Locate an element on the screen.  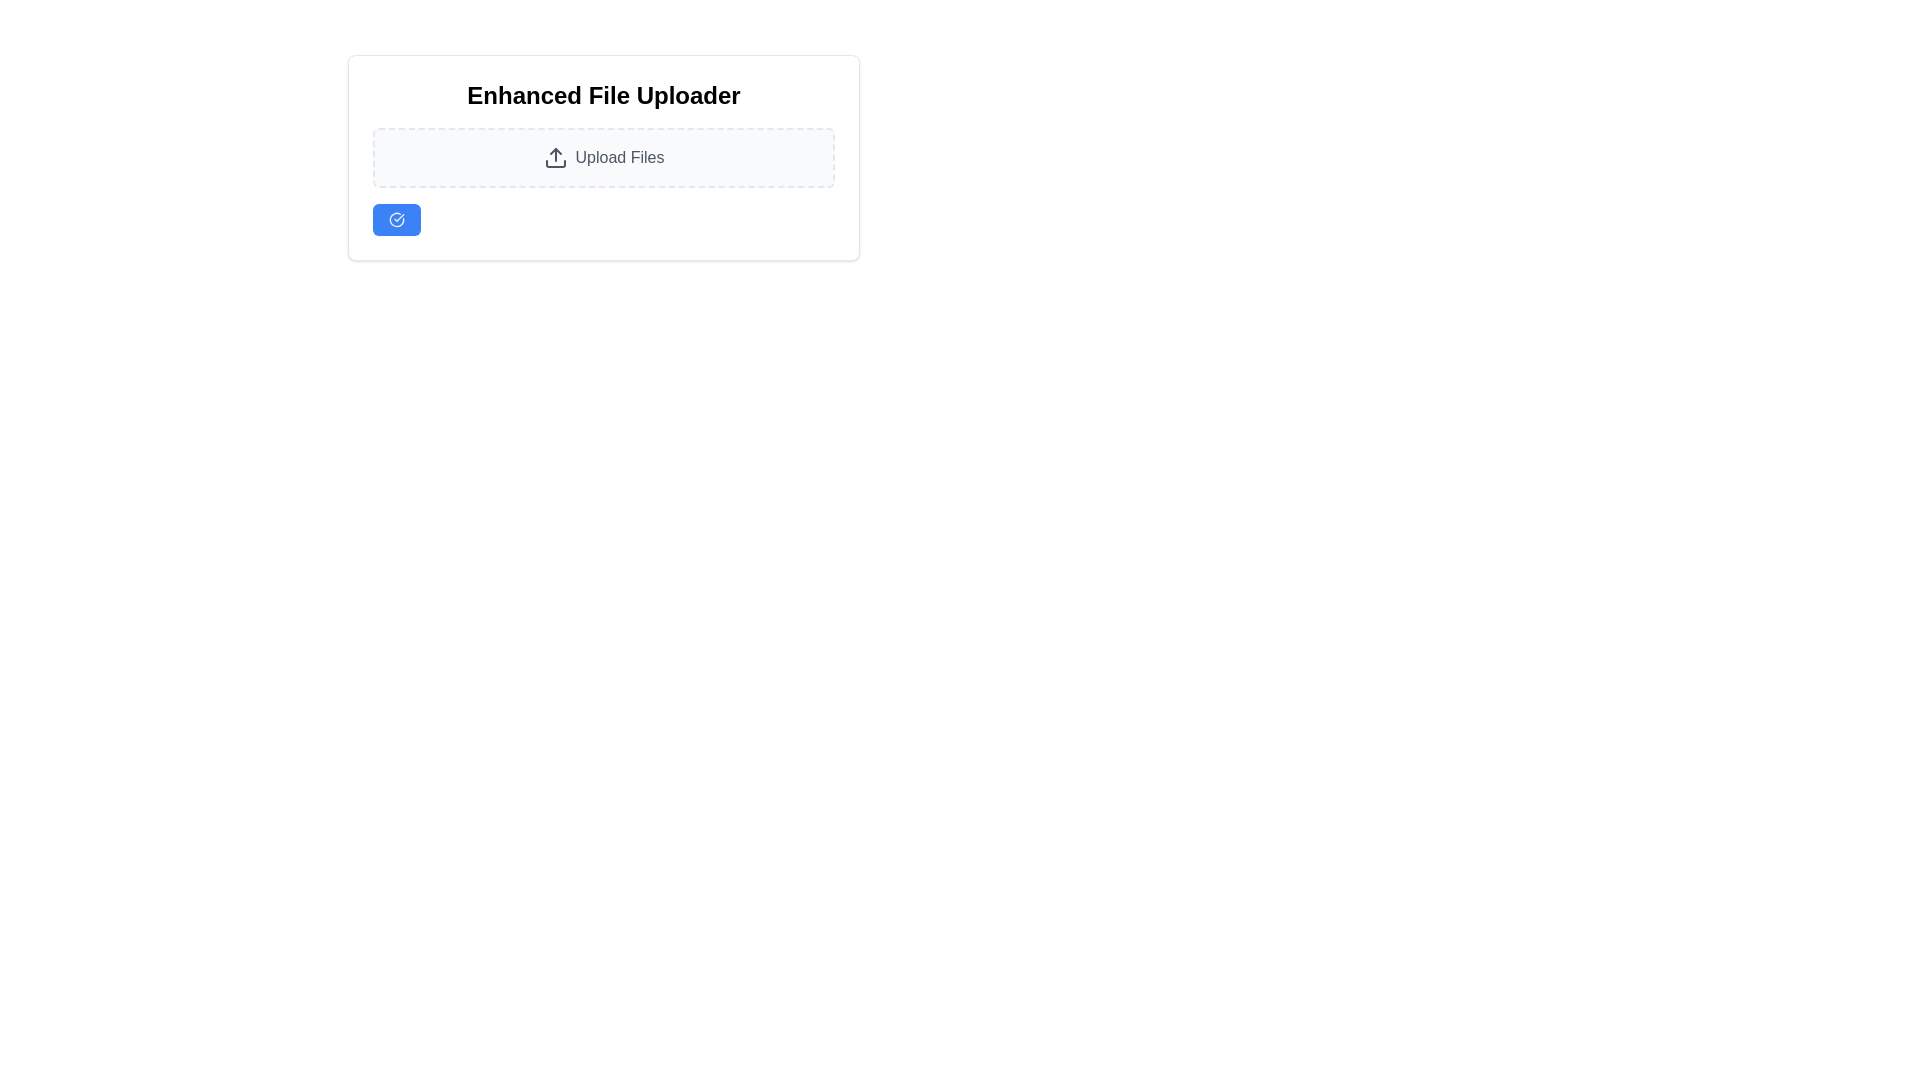
the upload icon located to the left of the 'Upload Files' text, which serves as a visual indicator for the file upload functionality is located at coordinates (555, 157).